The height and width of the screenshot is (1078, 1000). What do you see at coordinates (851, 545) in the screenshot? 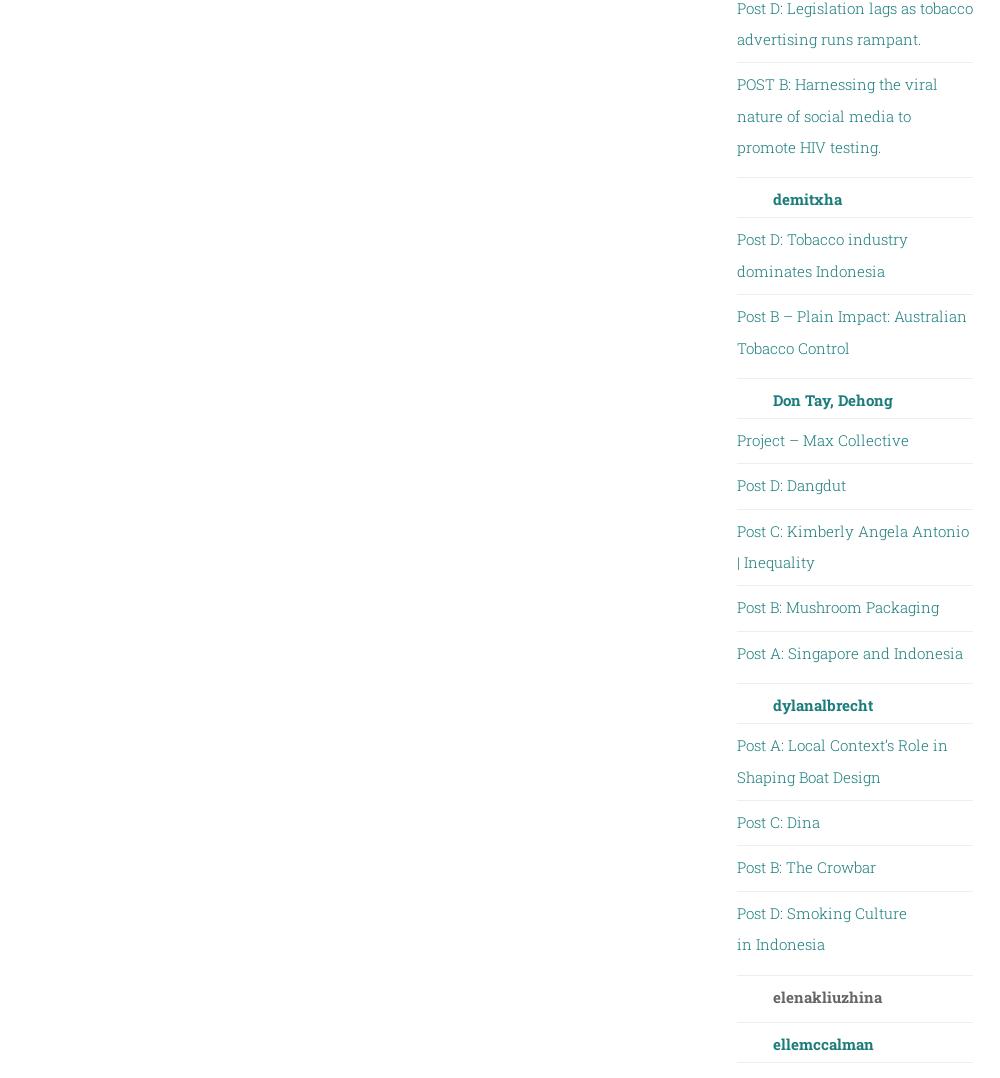
I see `'Post C: Kimberly Angela Antonio | Inequality'` at bounding box center [851, 545].